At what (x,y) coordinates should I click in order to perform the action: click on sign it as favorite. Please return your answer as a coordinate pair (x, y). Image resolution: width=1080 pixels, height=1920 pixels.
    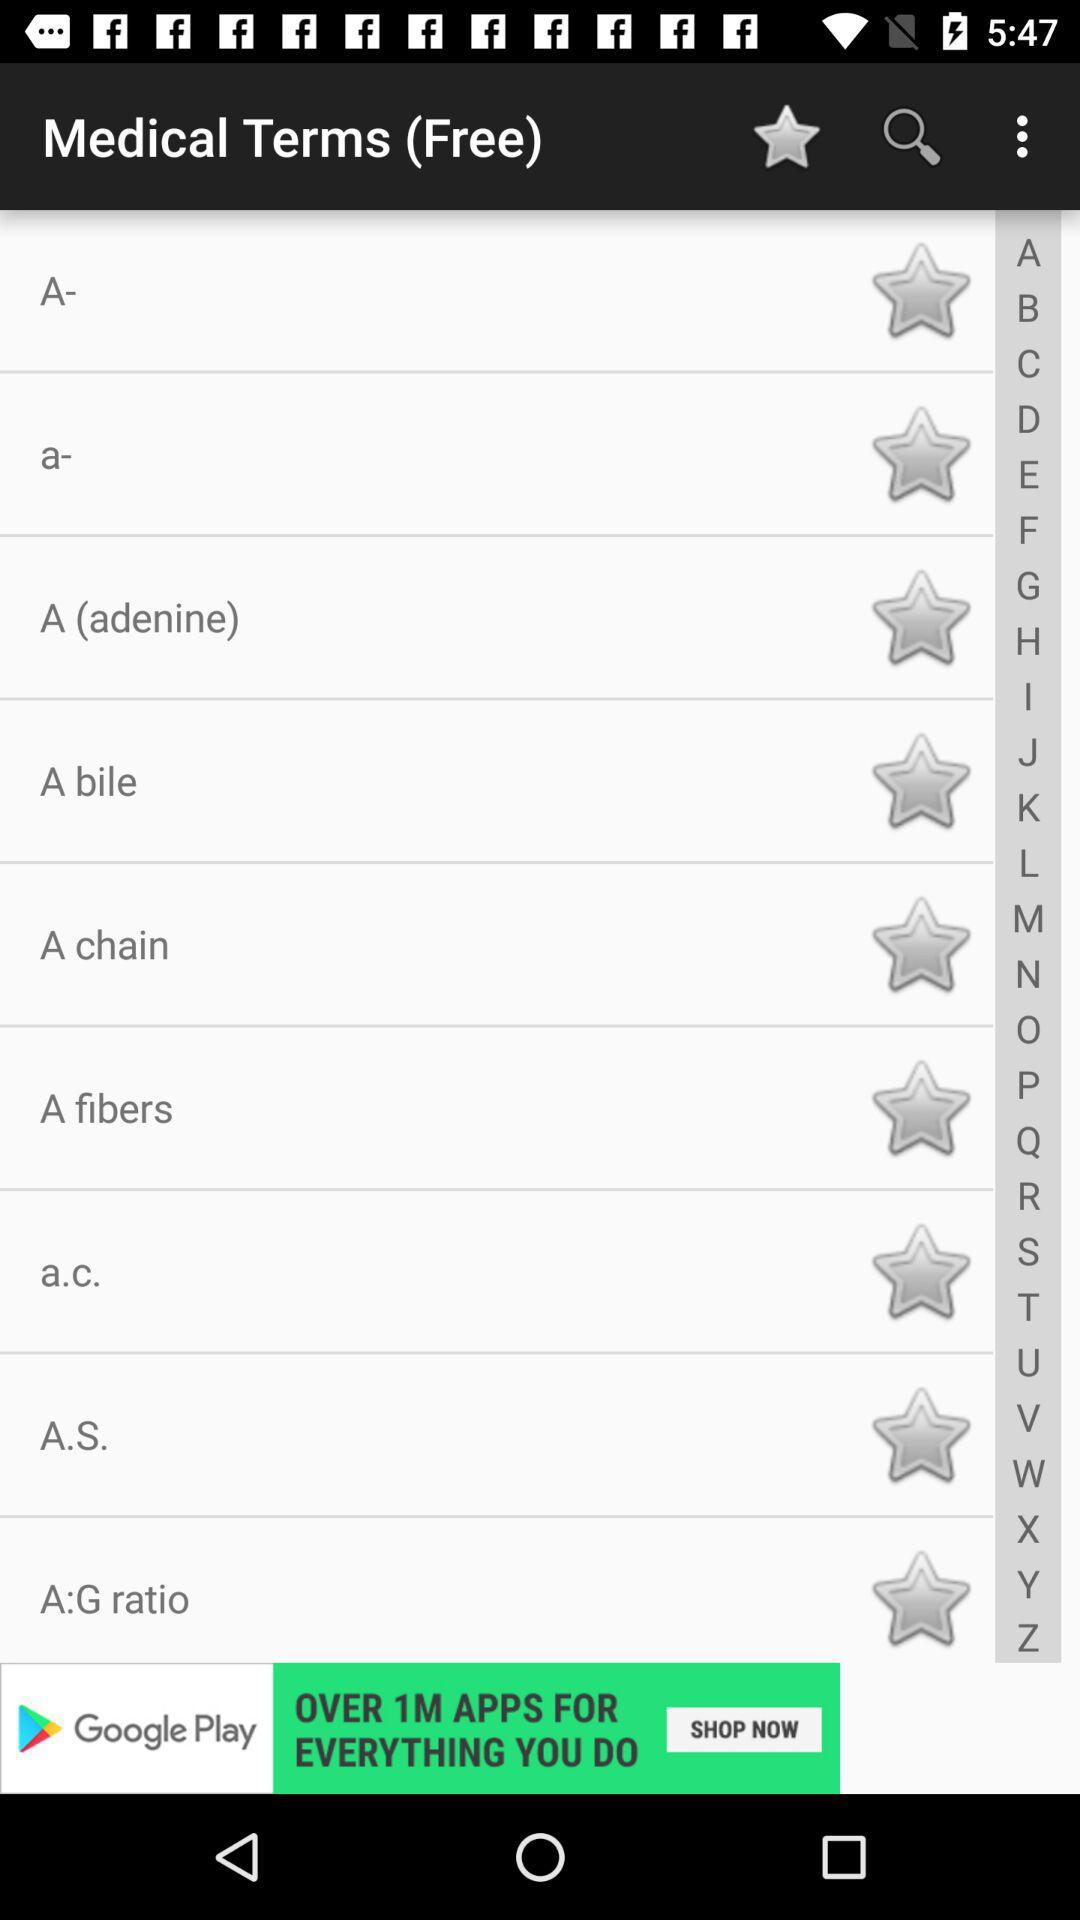
    Looking at the image, I should click on (920, 1106).